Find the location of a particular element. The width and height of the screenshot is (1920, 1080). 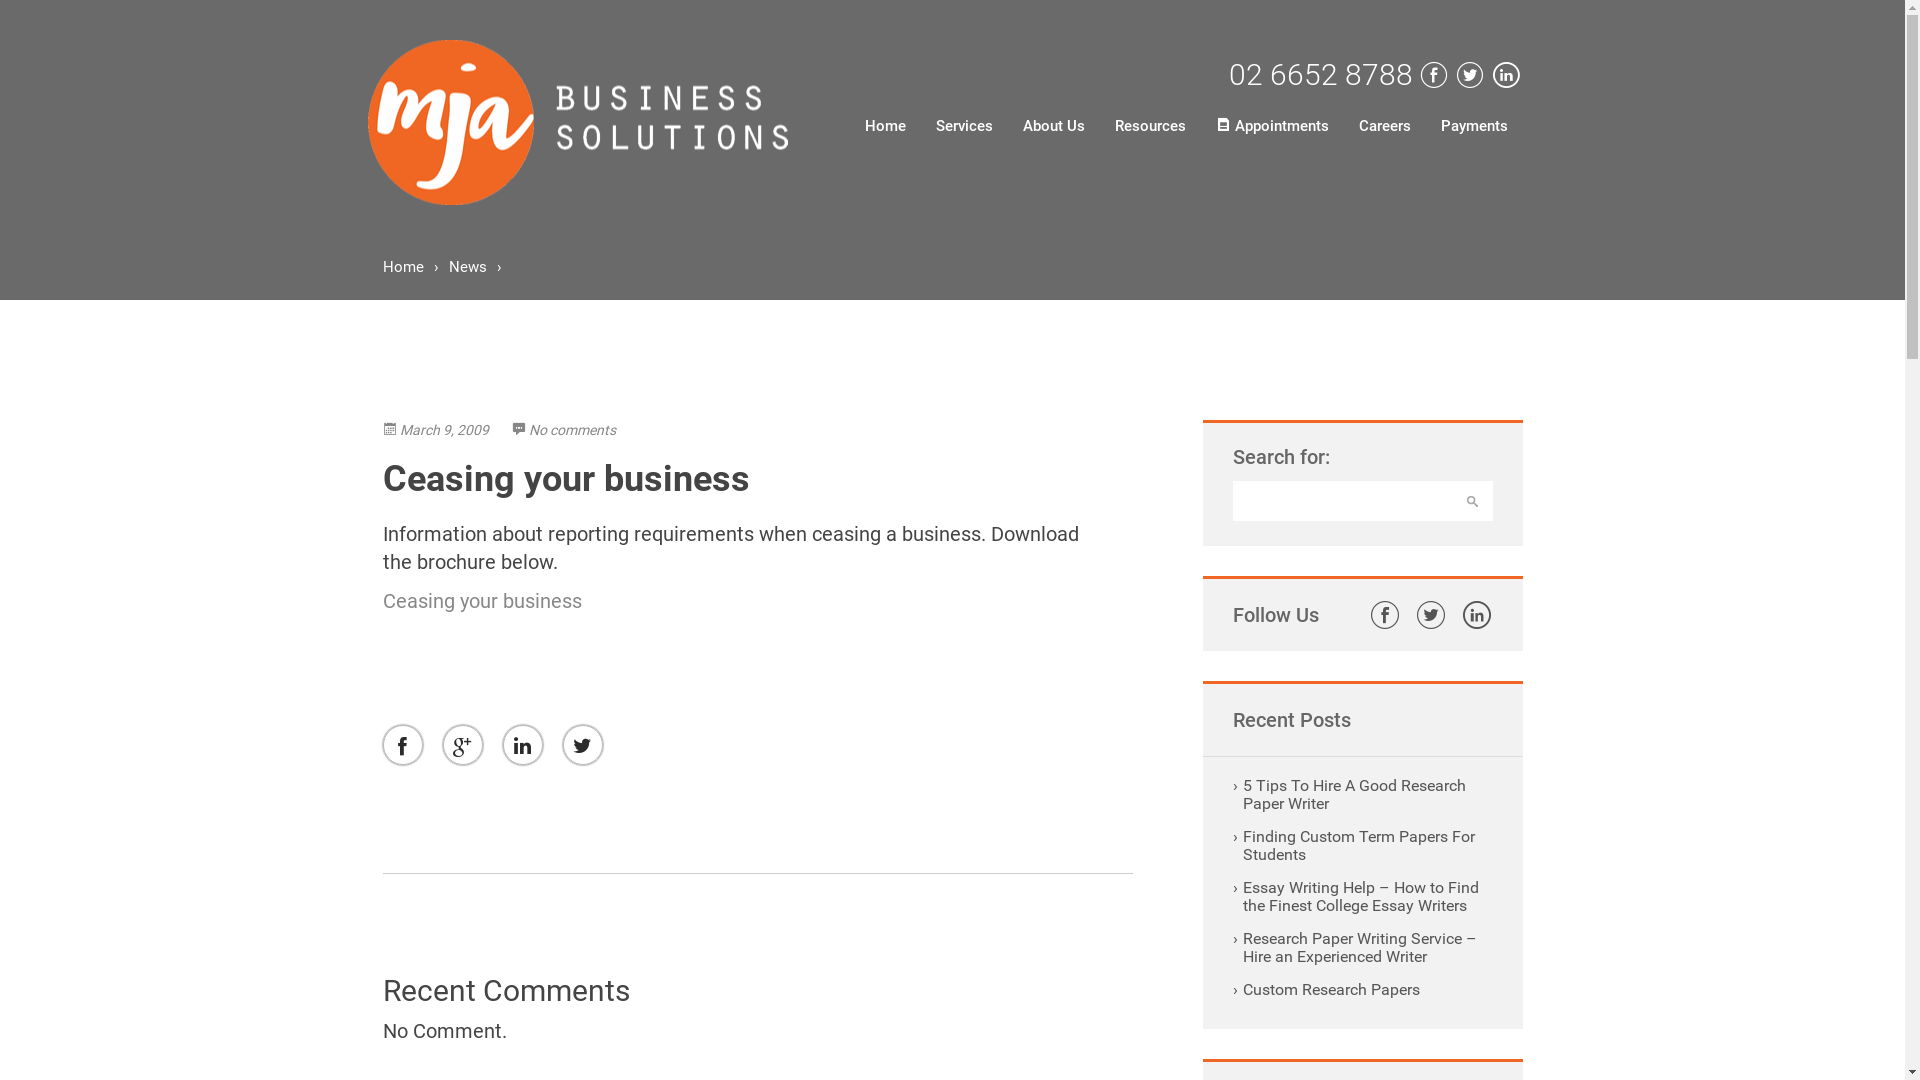

'News' is located at coordinates (465, 265).